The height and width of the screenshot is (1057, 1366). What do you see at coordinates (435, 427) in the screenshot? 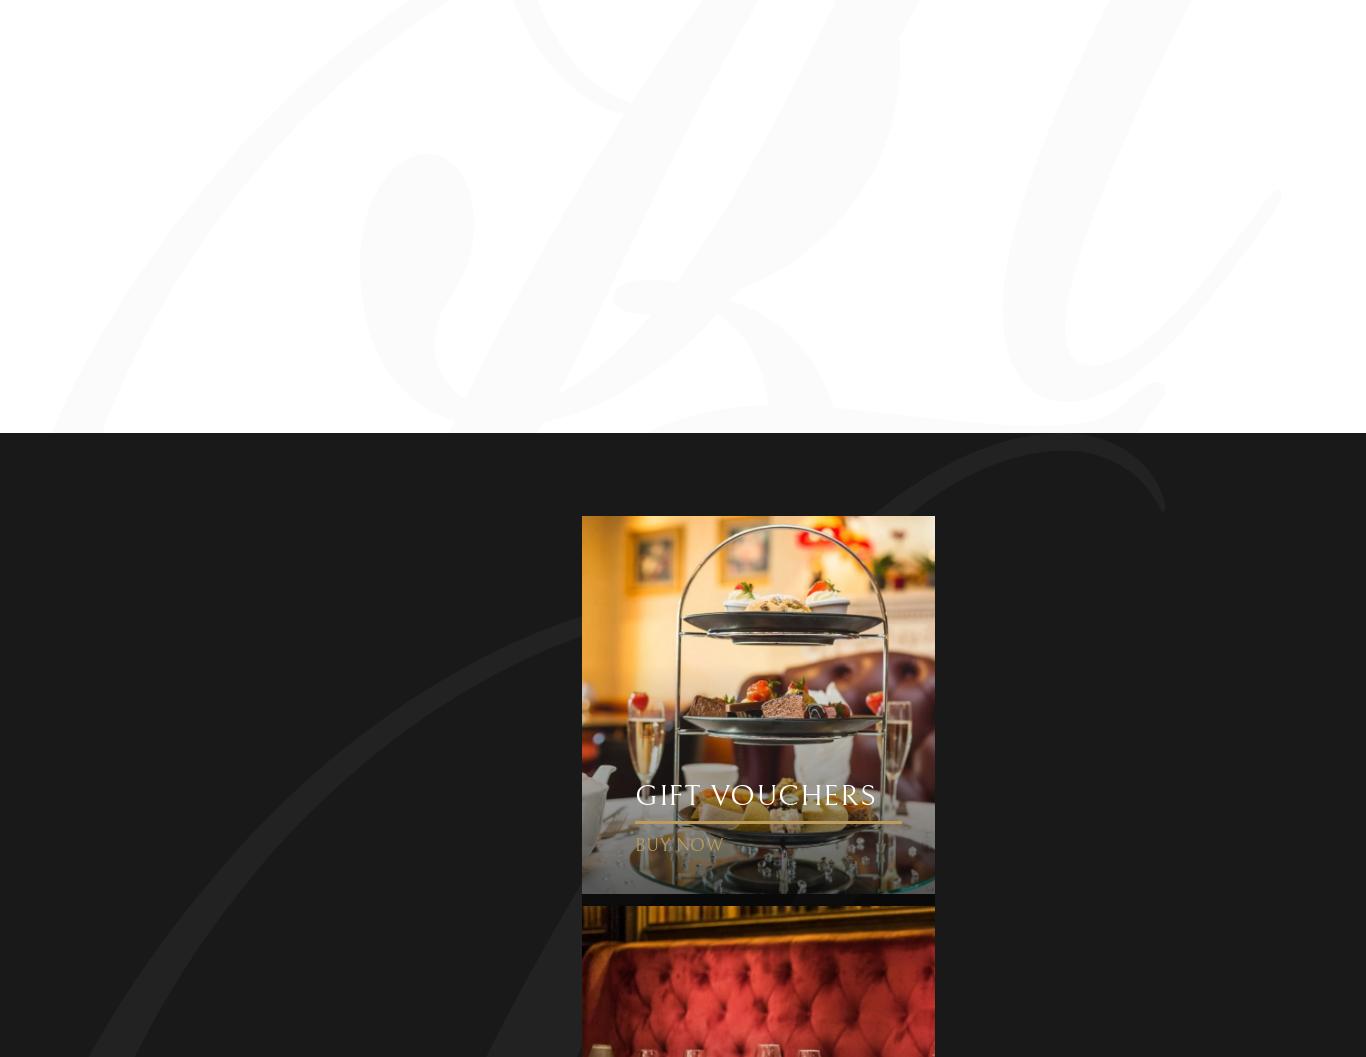
I see `'Dining Enquiry'` at bounding box center [435, 427].